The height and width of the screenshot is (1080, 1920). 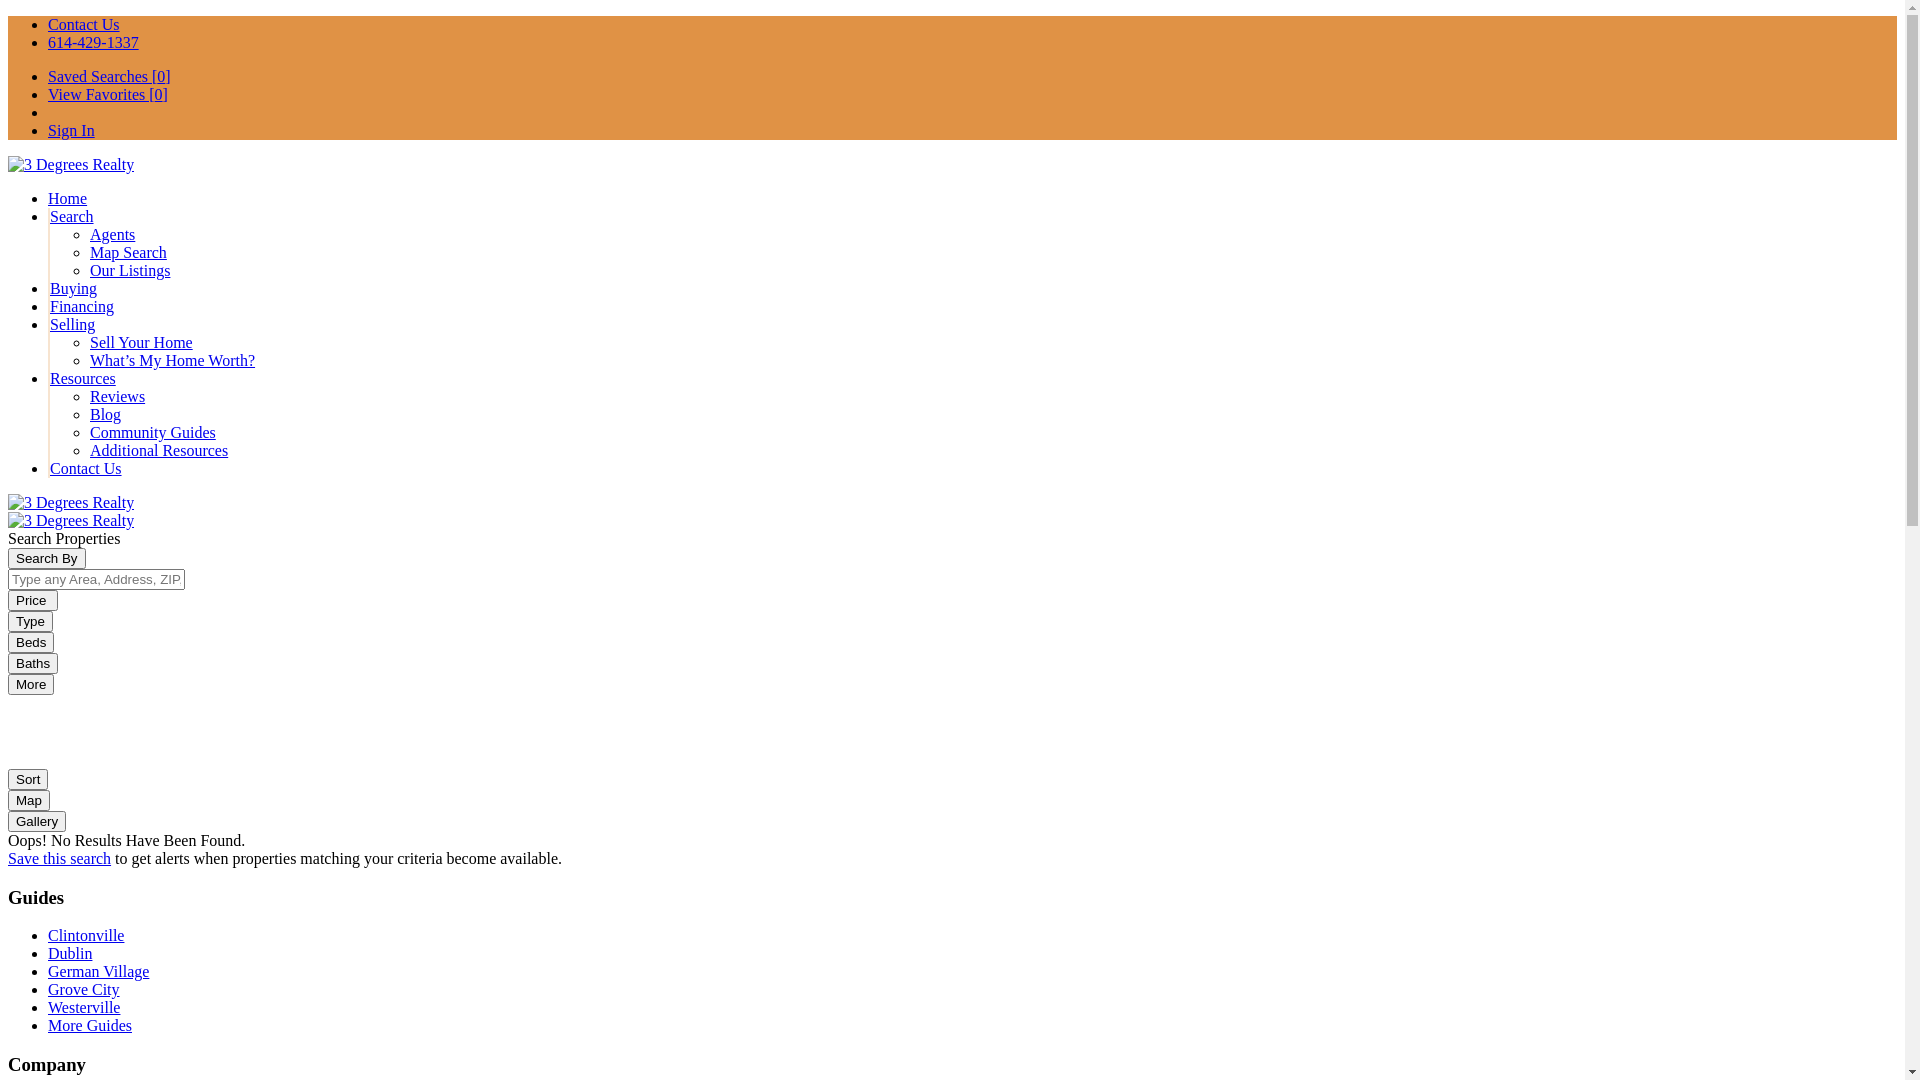 I want to click on 'Search', so click(x=72, y=216).